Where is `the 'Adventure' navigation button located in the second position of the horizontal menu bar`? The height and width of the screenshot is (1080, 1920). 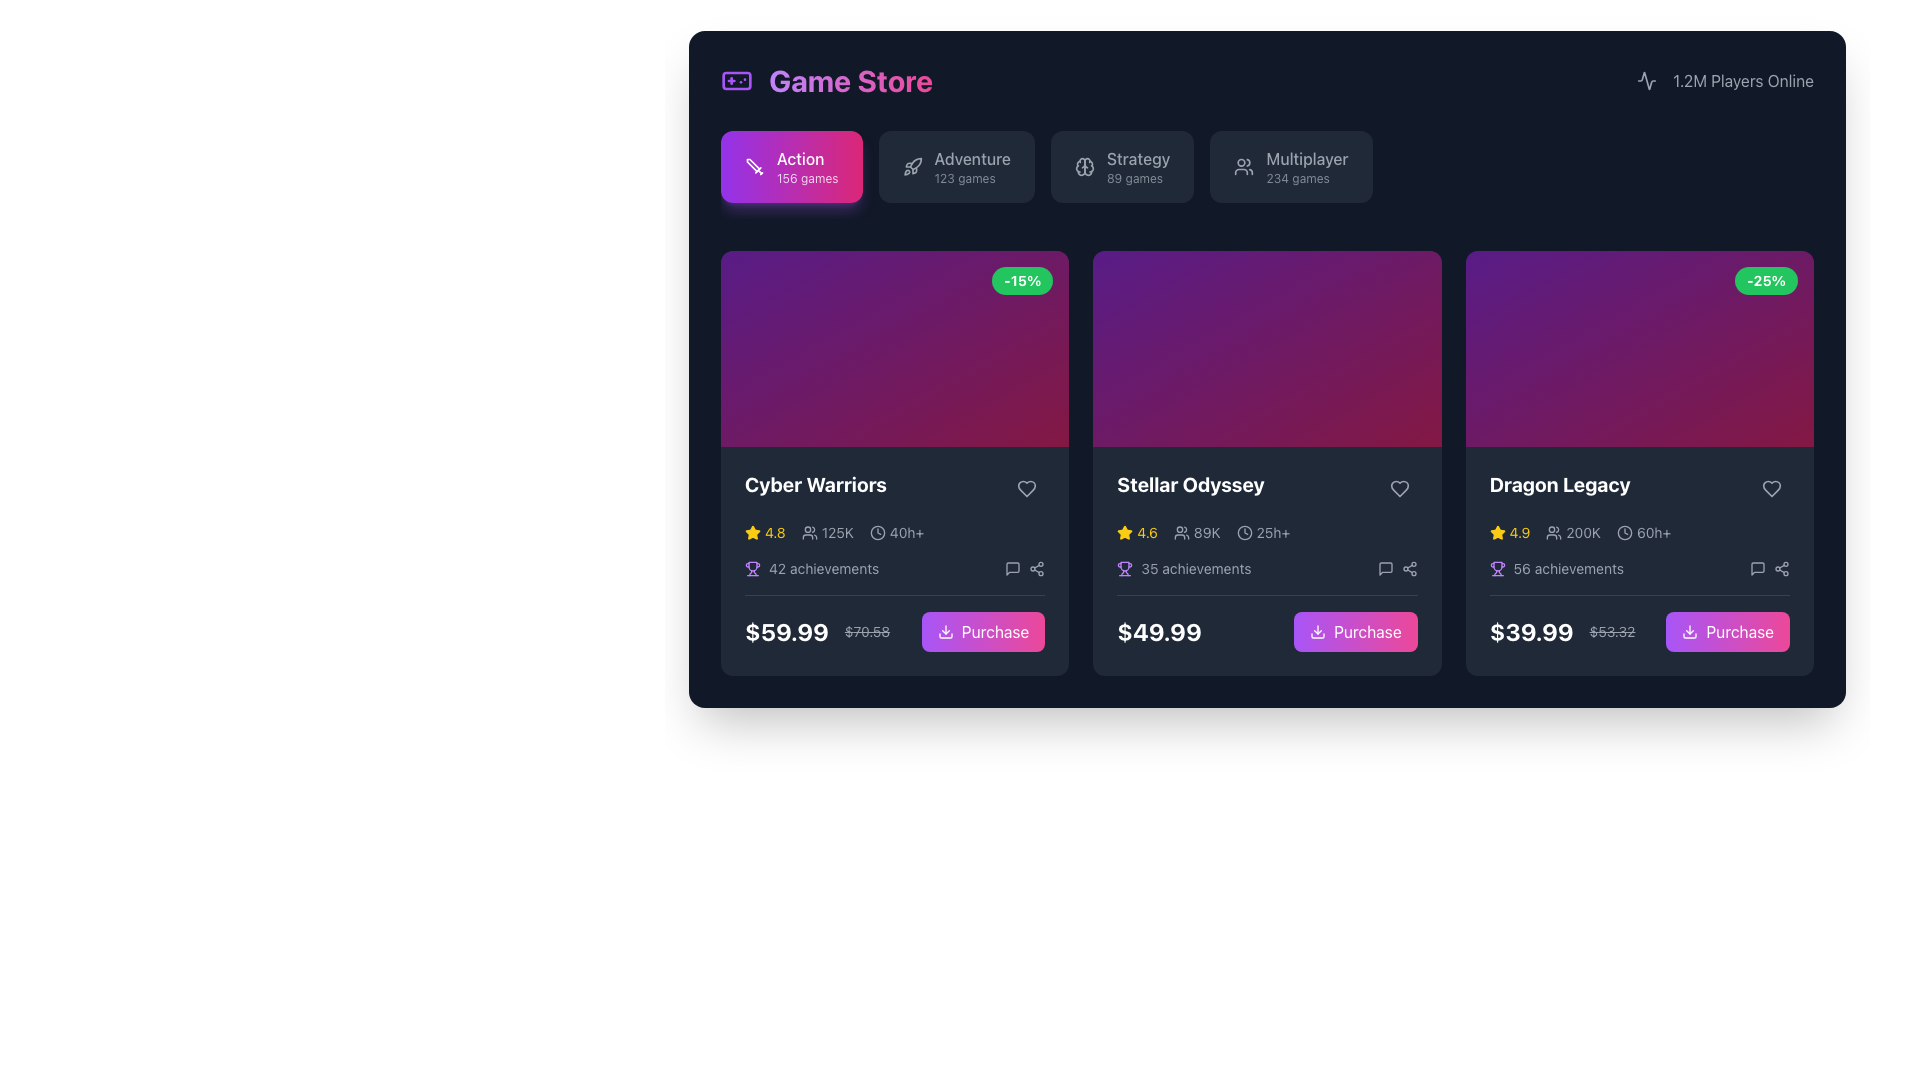 the 'Adventure' navigation button located in the second position of the horizontal menu bar is located at coordinates (955, 165).